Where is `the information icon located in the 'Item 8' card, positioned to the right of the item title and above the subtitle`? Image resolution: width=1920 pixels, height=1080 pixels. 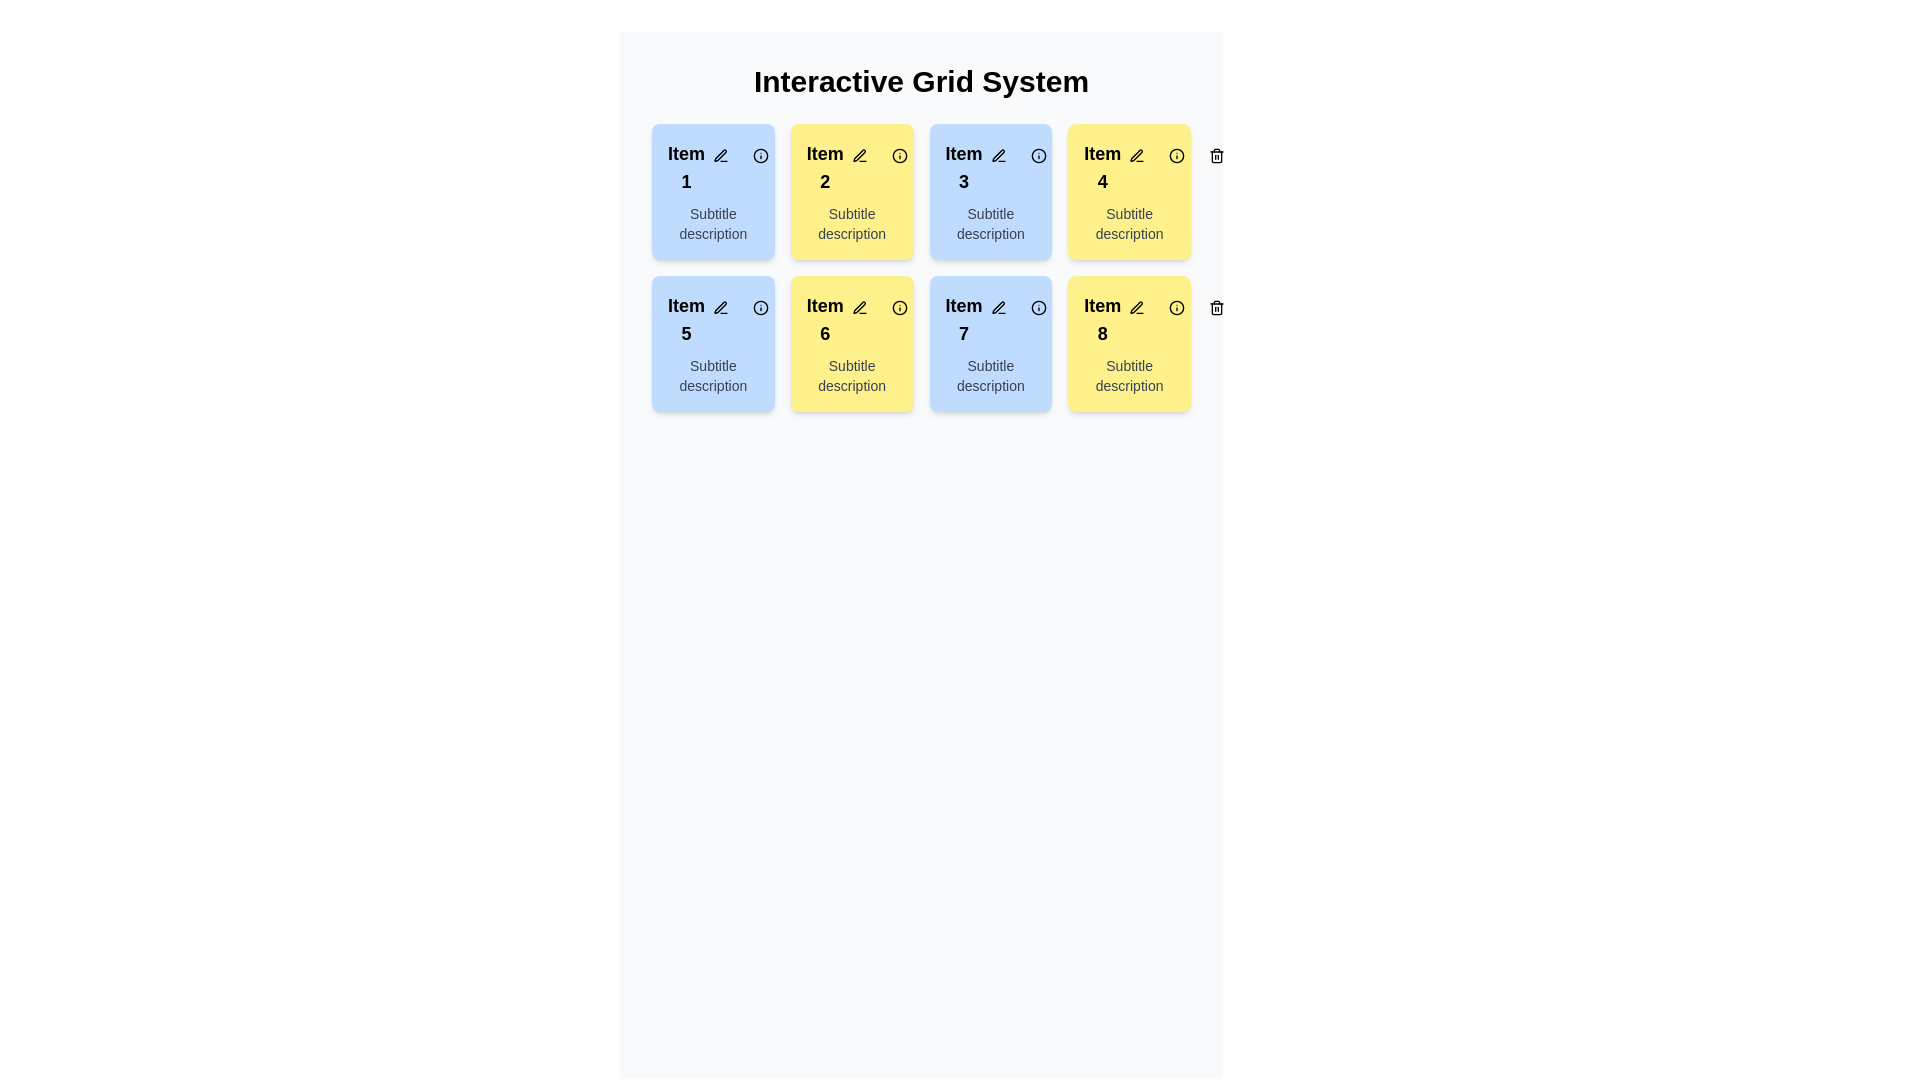 the information icon located in the 'Item 8' card, positioned to the right of the item title and above the subtitle is located at coordinates (1177, 308).